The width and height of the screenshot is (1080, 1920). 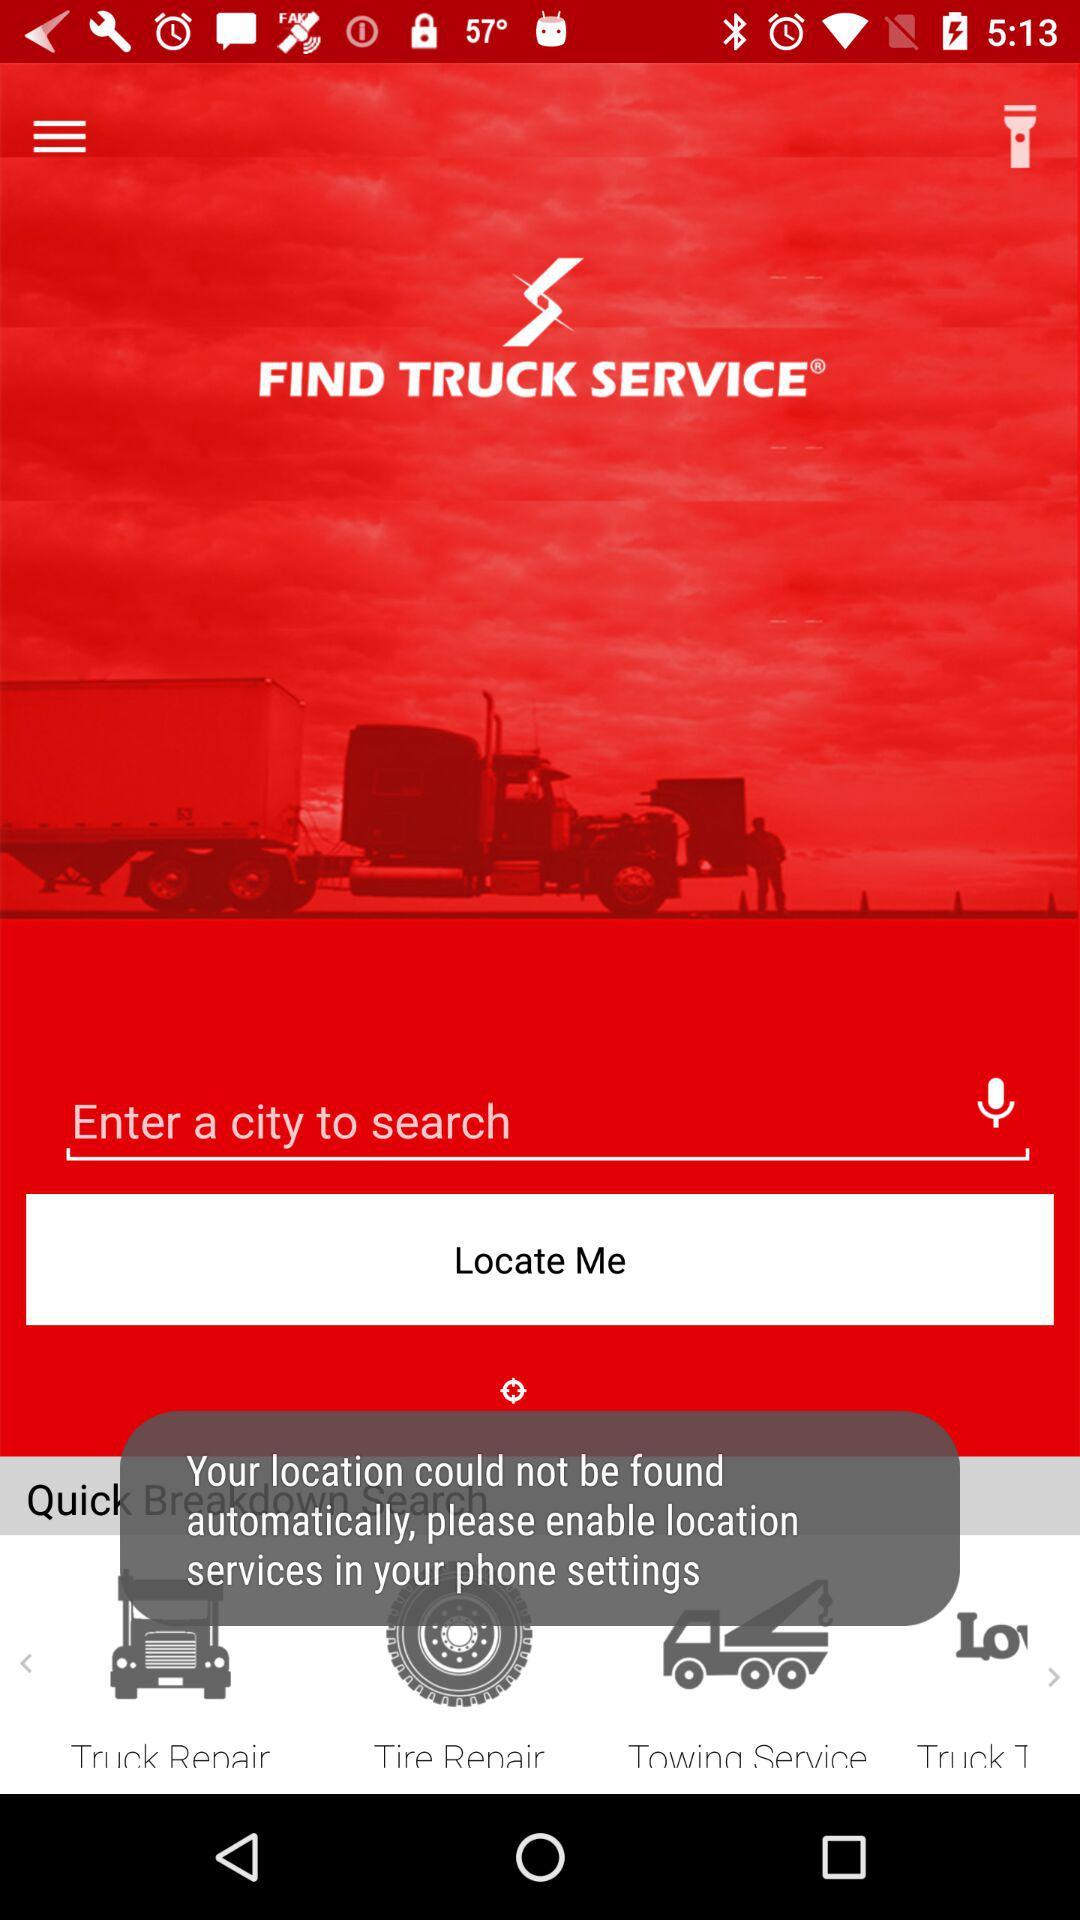 What do you see at coordinates (995, 1096) in the screenshot?
I see `the microphone icon` at bounding box center [995, 1096].